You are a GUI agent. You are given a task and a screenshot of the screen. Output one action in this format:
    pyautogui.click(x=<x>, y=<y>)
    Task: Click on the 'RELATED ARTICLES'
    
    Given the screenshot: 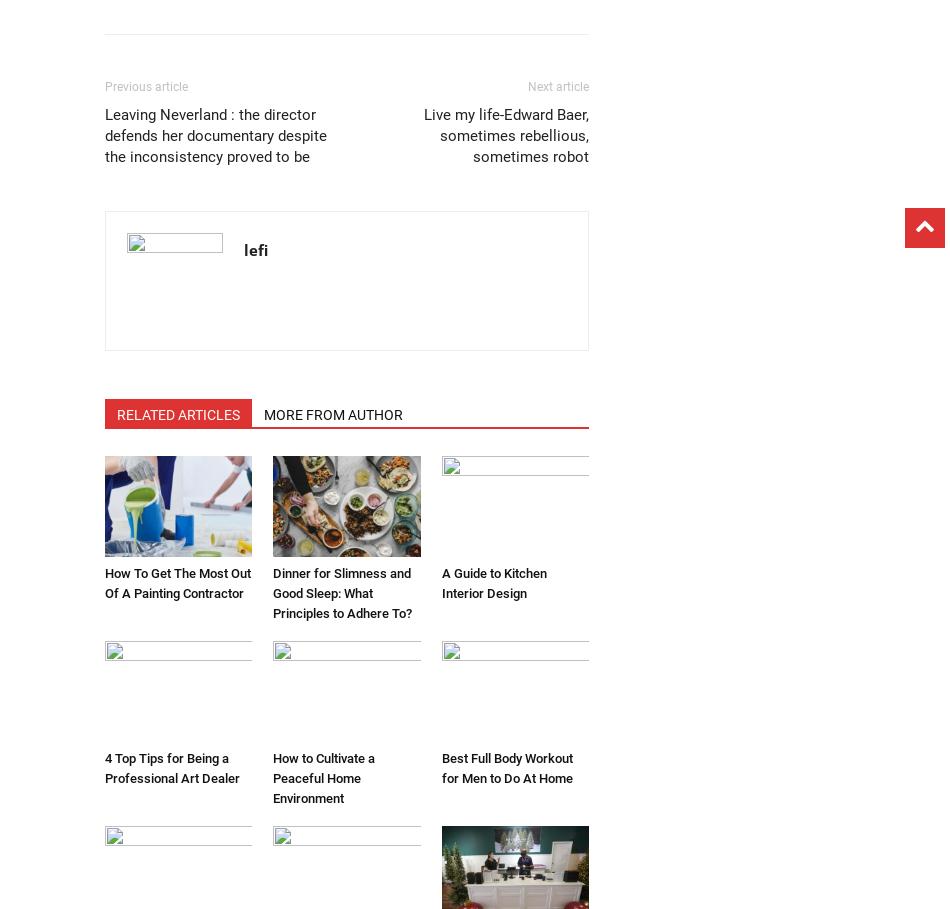 What is the action you would take?
    pyautogui.click(x=178, y=413)
    